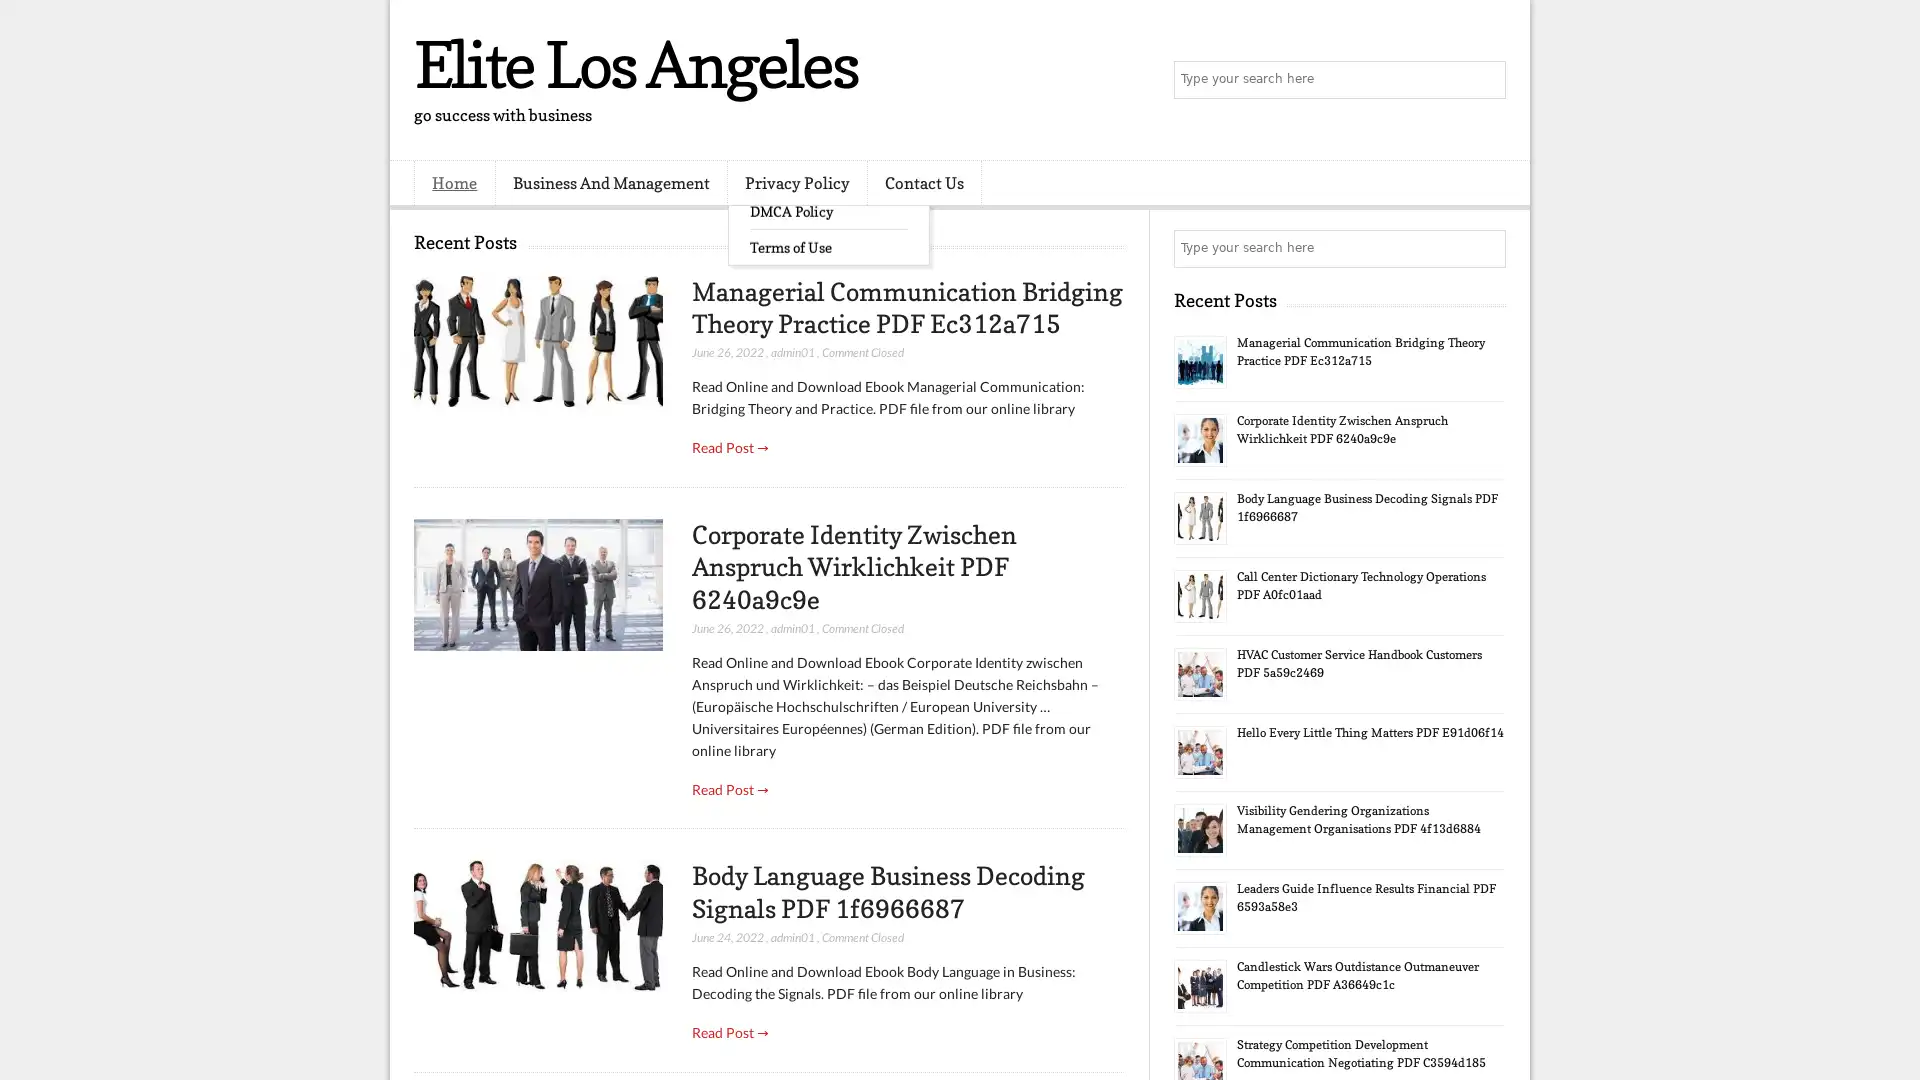 The image size is (1920, 1080). What do you see at coordinates (1485, 80) in the screenshot?
I see `Search` at bounding box center [1485, 80].